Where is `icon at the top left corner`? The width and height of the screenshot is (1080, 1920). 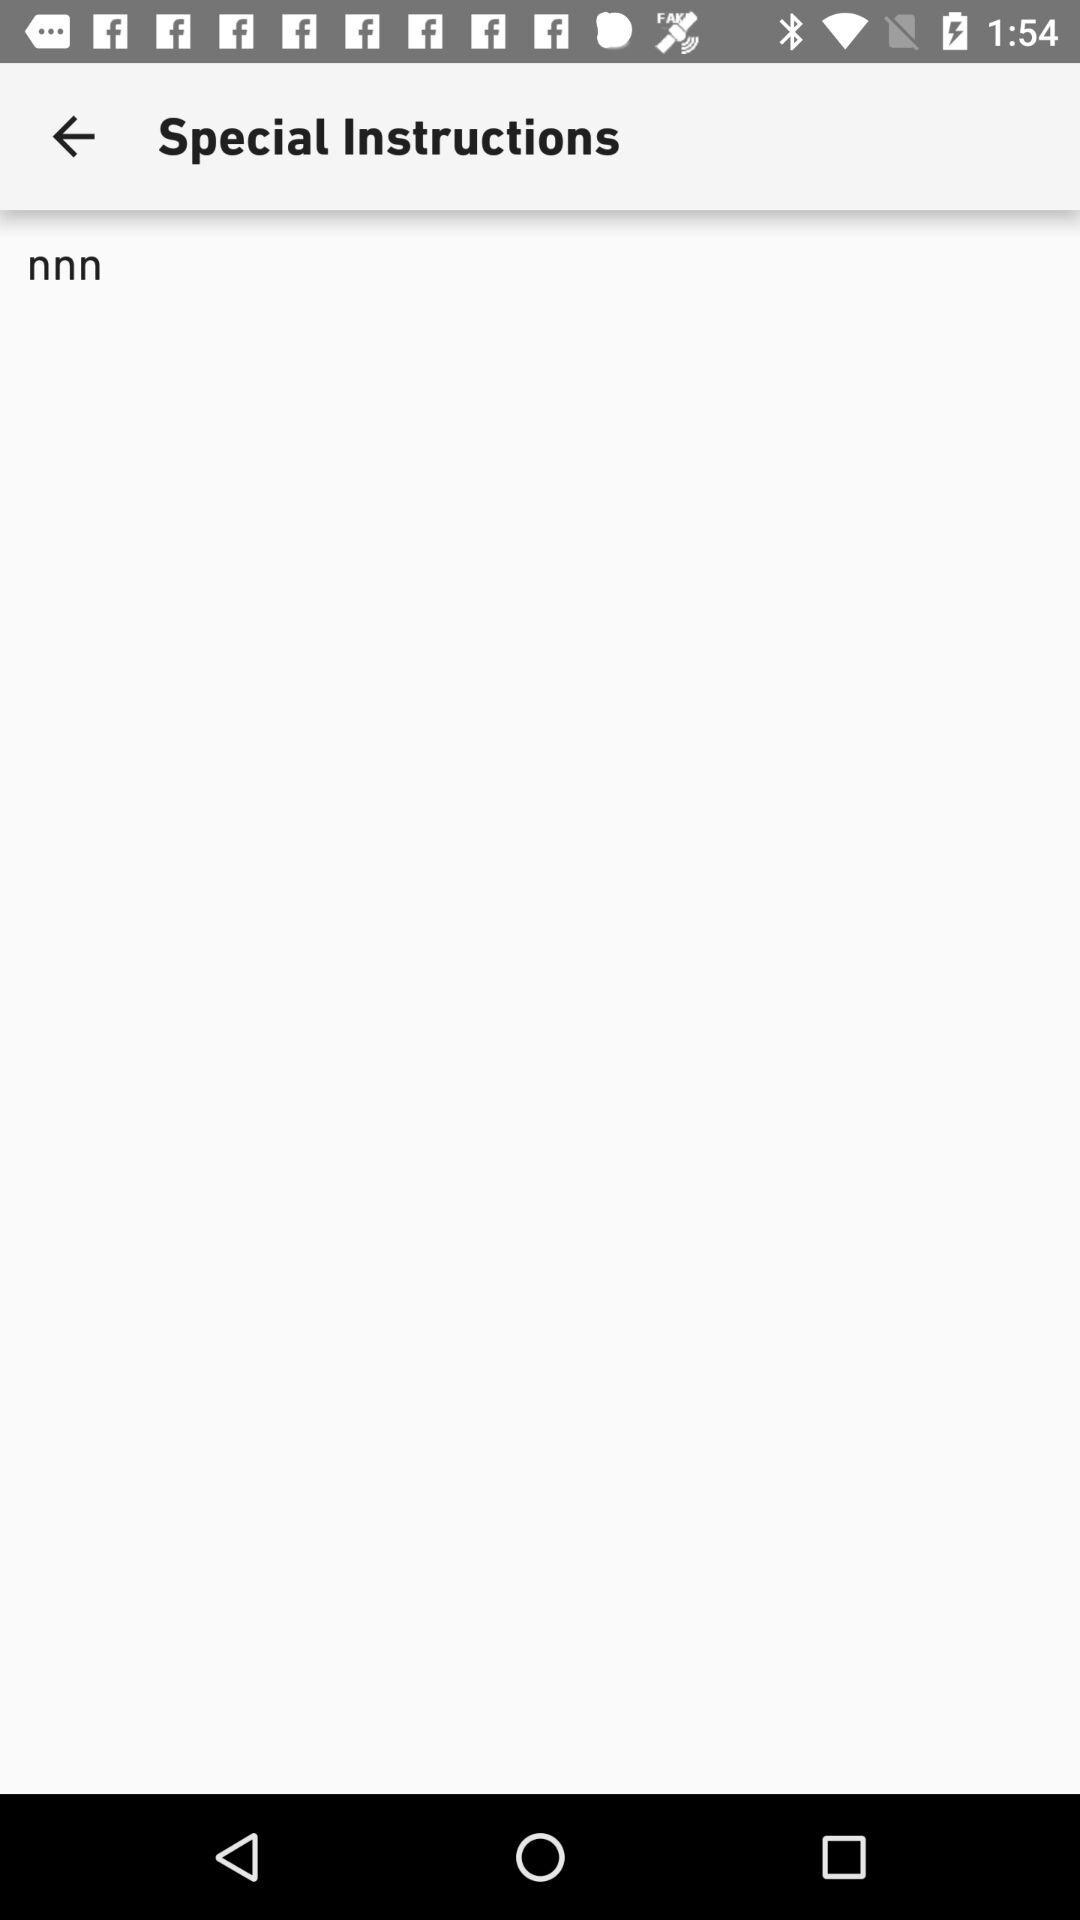
icon at the top left corner is located at coordinates (72, 135).